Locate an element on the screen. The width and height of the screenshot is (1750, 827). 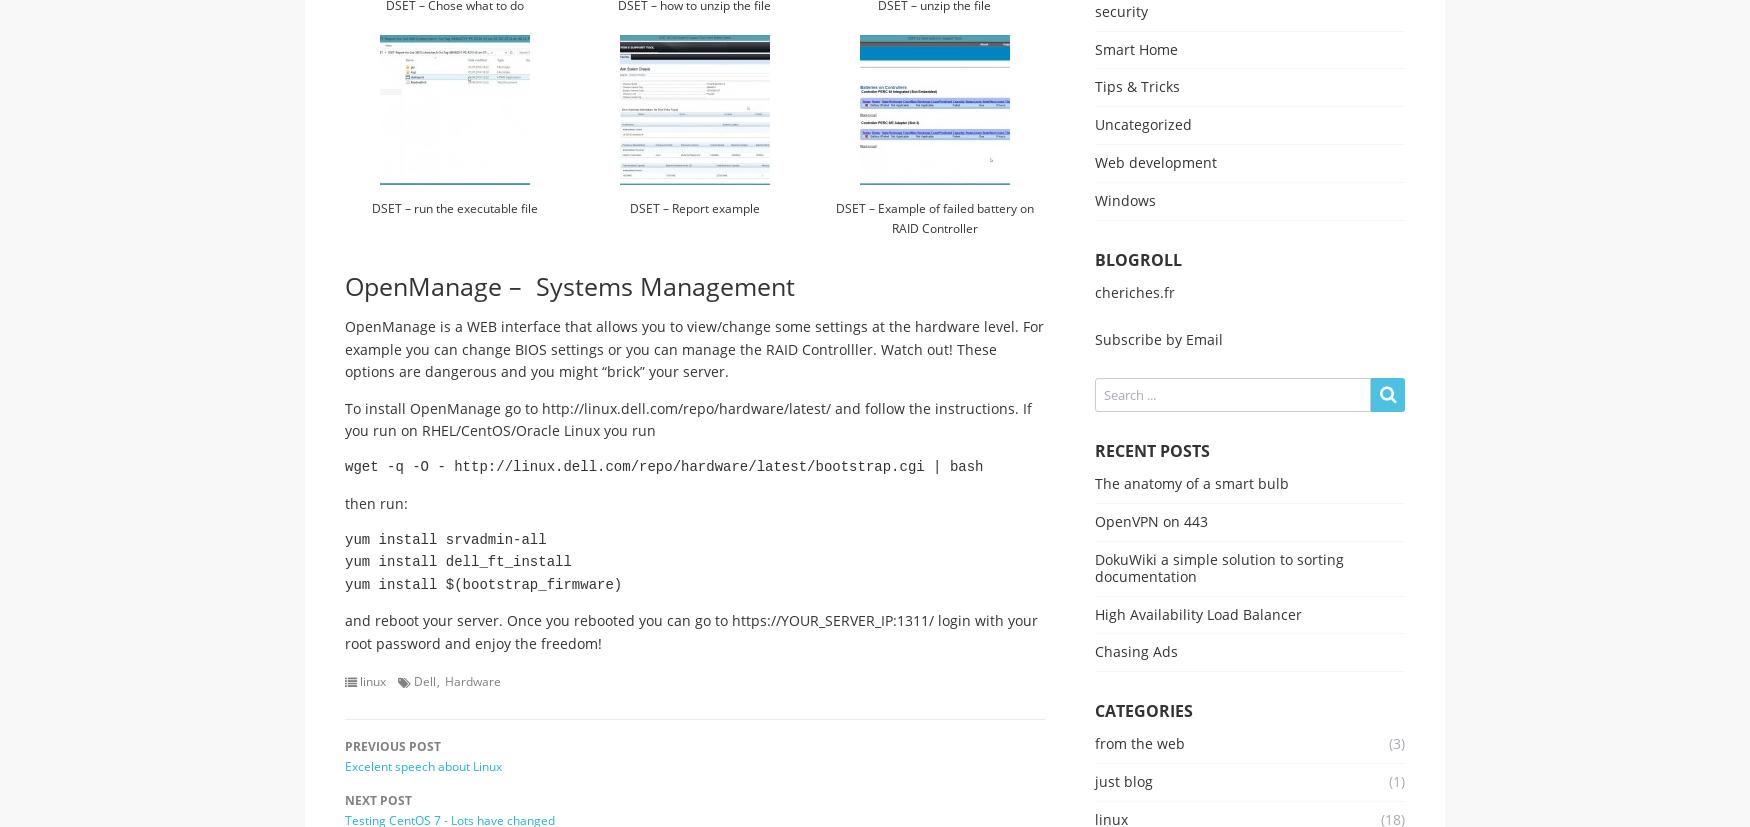
'OpenManage is a WEB interface that allows you to view/change some settings at the hardware level. For example you can change BIOS settings or you can manage the RAID Controlller. Watch out! These options are dangerous and you might “brick” your server.' is located at coordinates (344, 348).